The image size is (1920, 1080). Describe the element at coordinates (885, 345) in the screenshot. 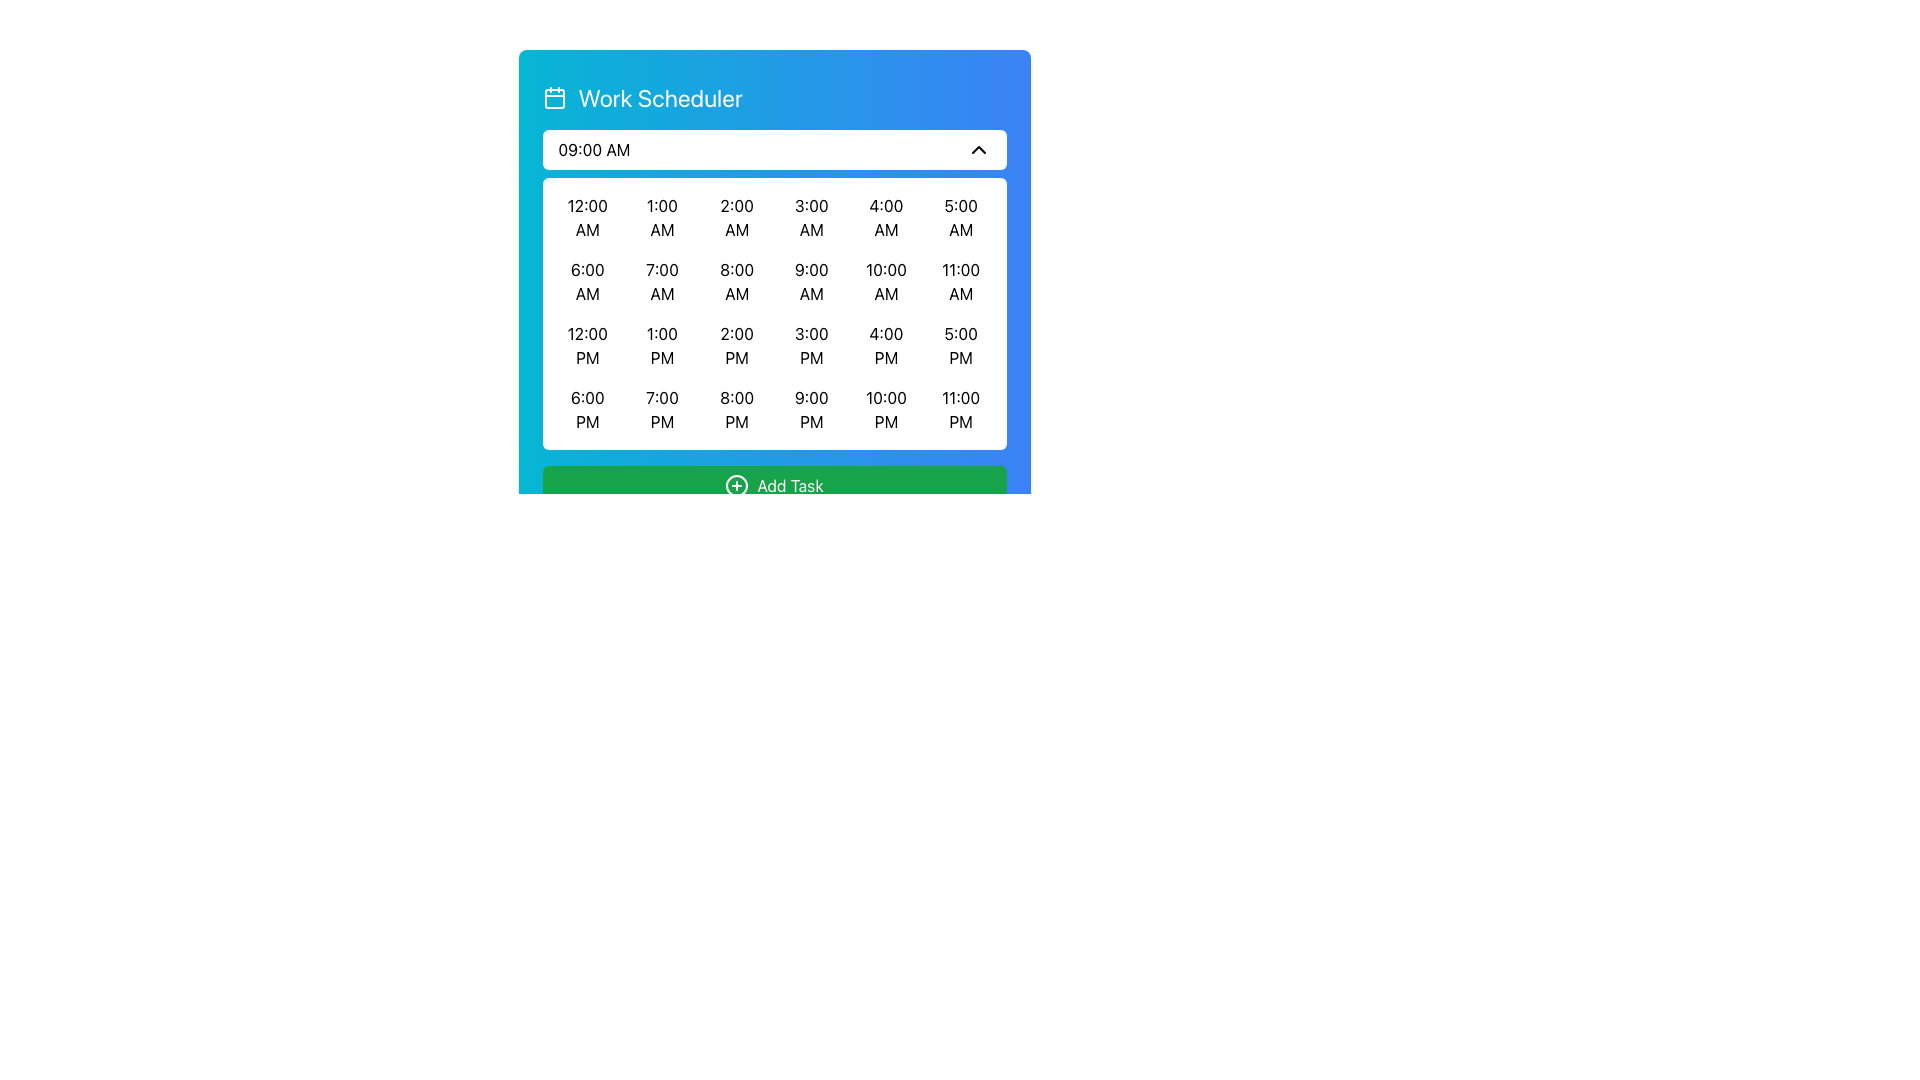

I see `the small, rounded rectangular button displaying '4:00 PM' in black` at that location.